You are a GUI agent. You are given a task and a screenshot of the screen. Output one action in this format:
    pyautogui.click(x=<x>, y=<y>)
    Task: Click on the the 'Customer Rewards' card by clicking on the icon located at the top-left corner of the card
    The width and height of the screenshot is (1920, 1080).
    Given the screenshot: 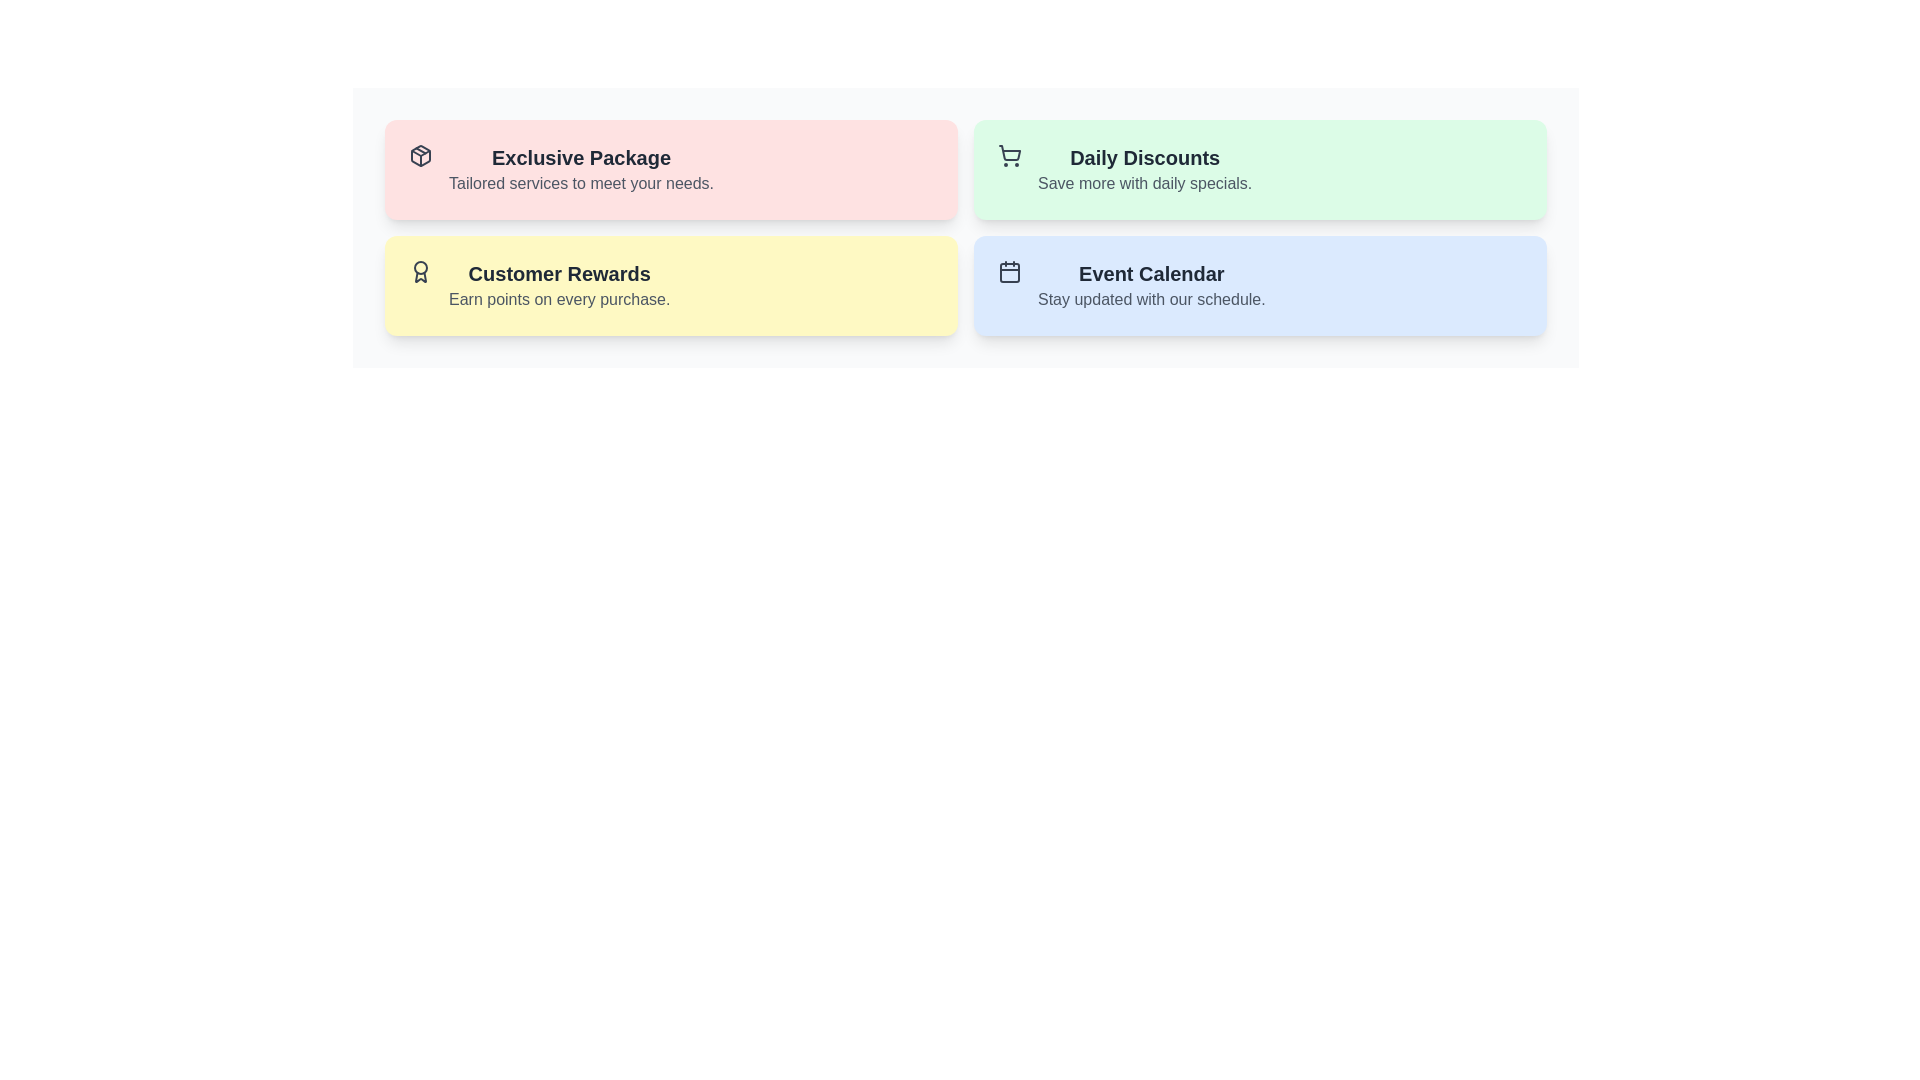 What is the action you would take?
    pyautogui.click(x=420, y=272)
    